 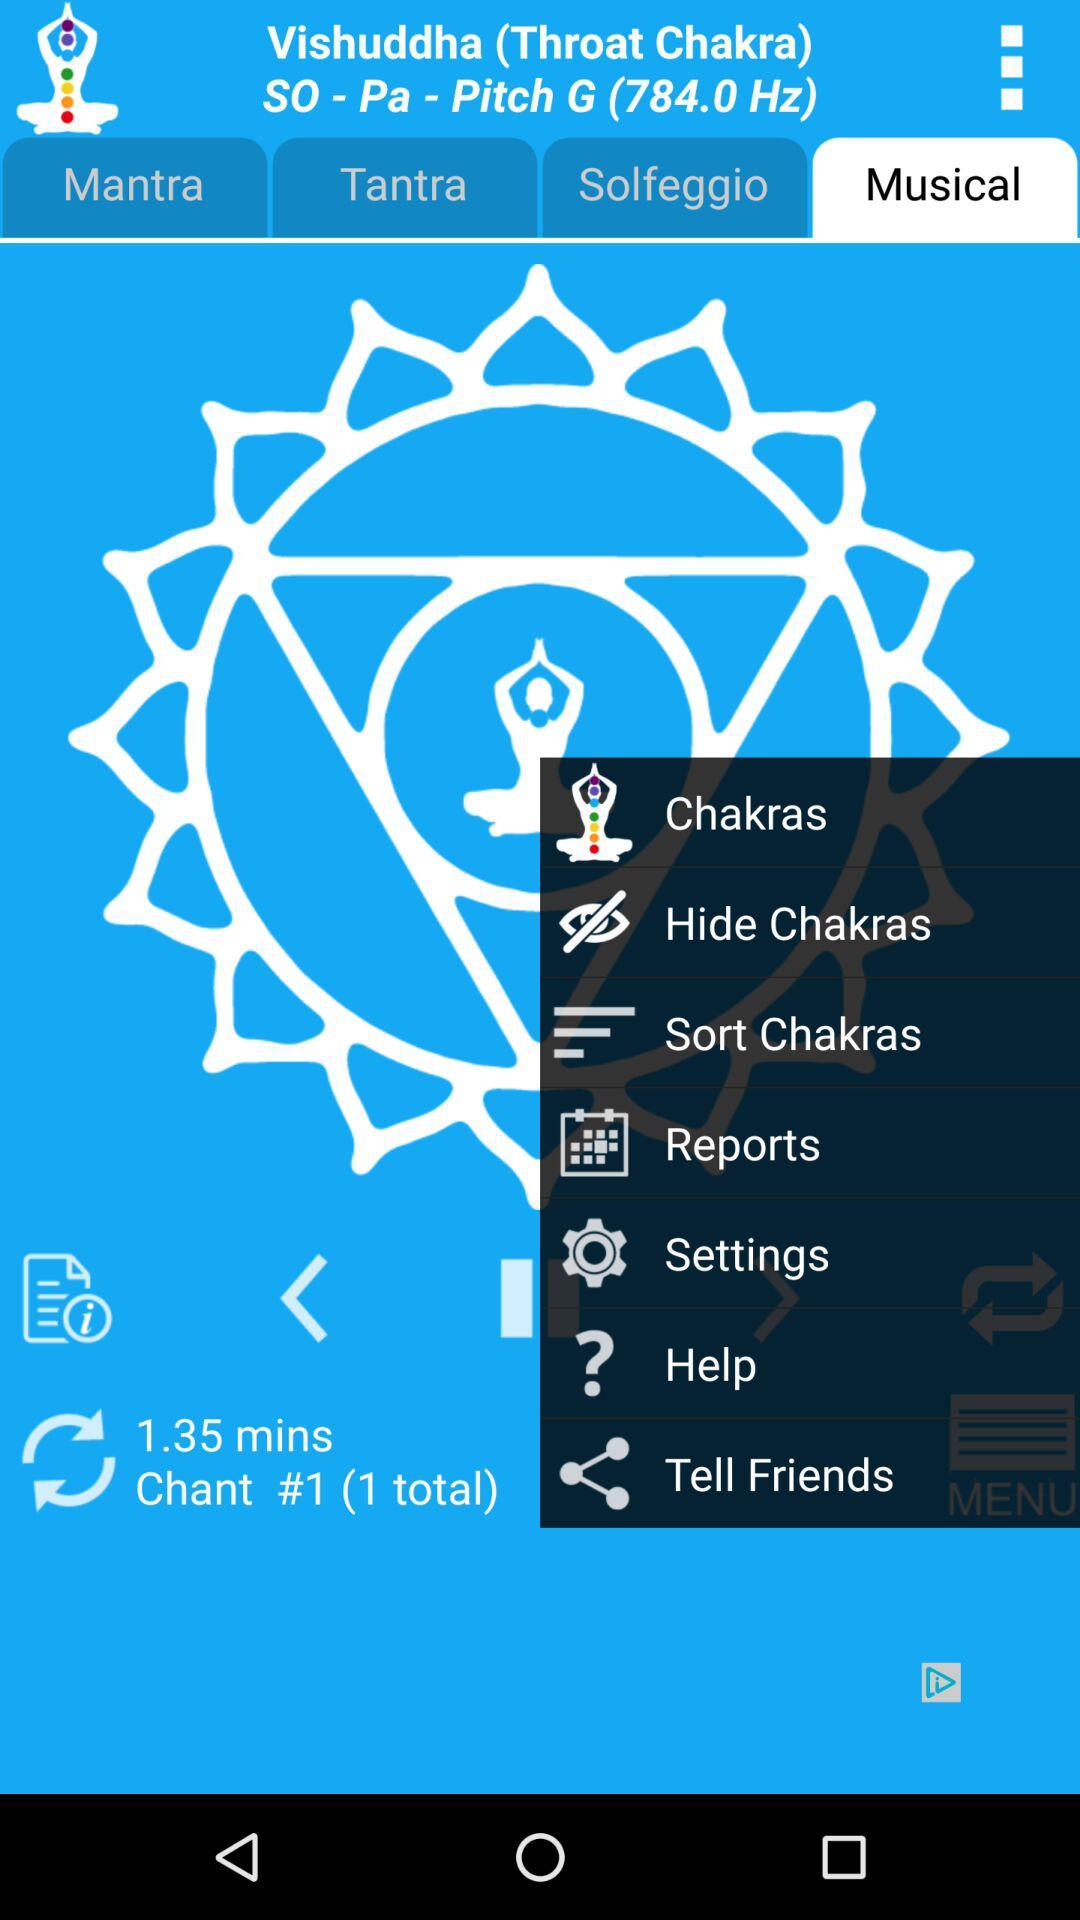 What do you see at coordinates (1012, 1460) in the screenshot?
I see `menu` at bounding box center [1012, 1460].